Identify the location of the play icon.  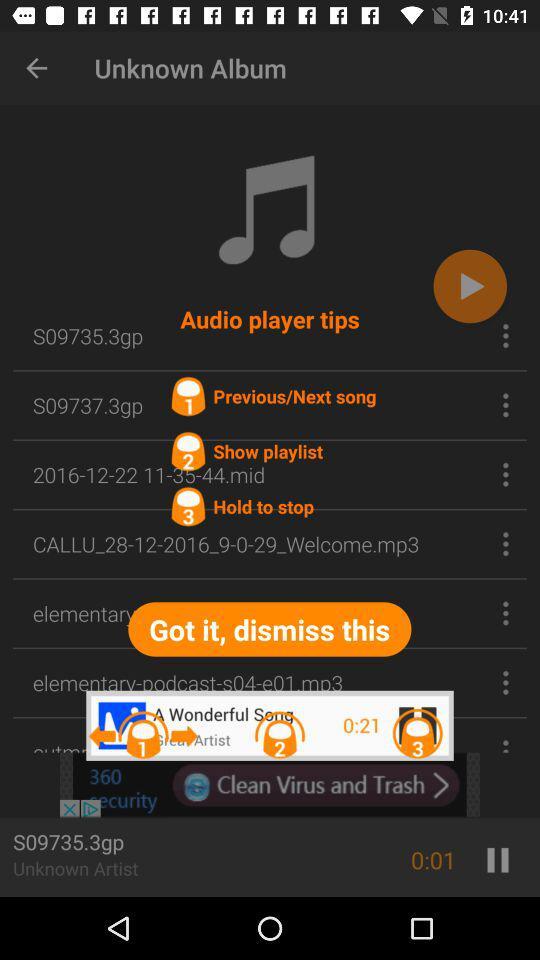
(470, 285).